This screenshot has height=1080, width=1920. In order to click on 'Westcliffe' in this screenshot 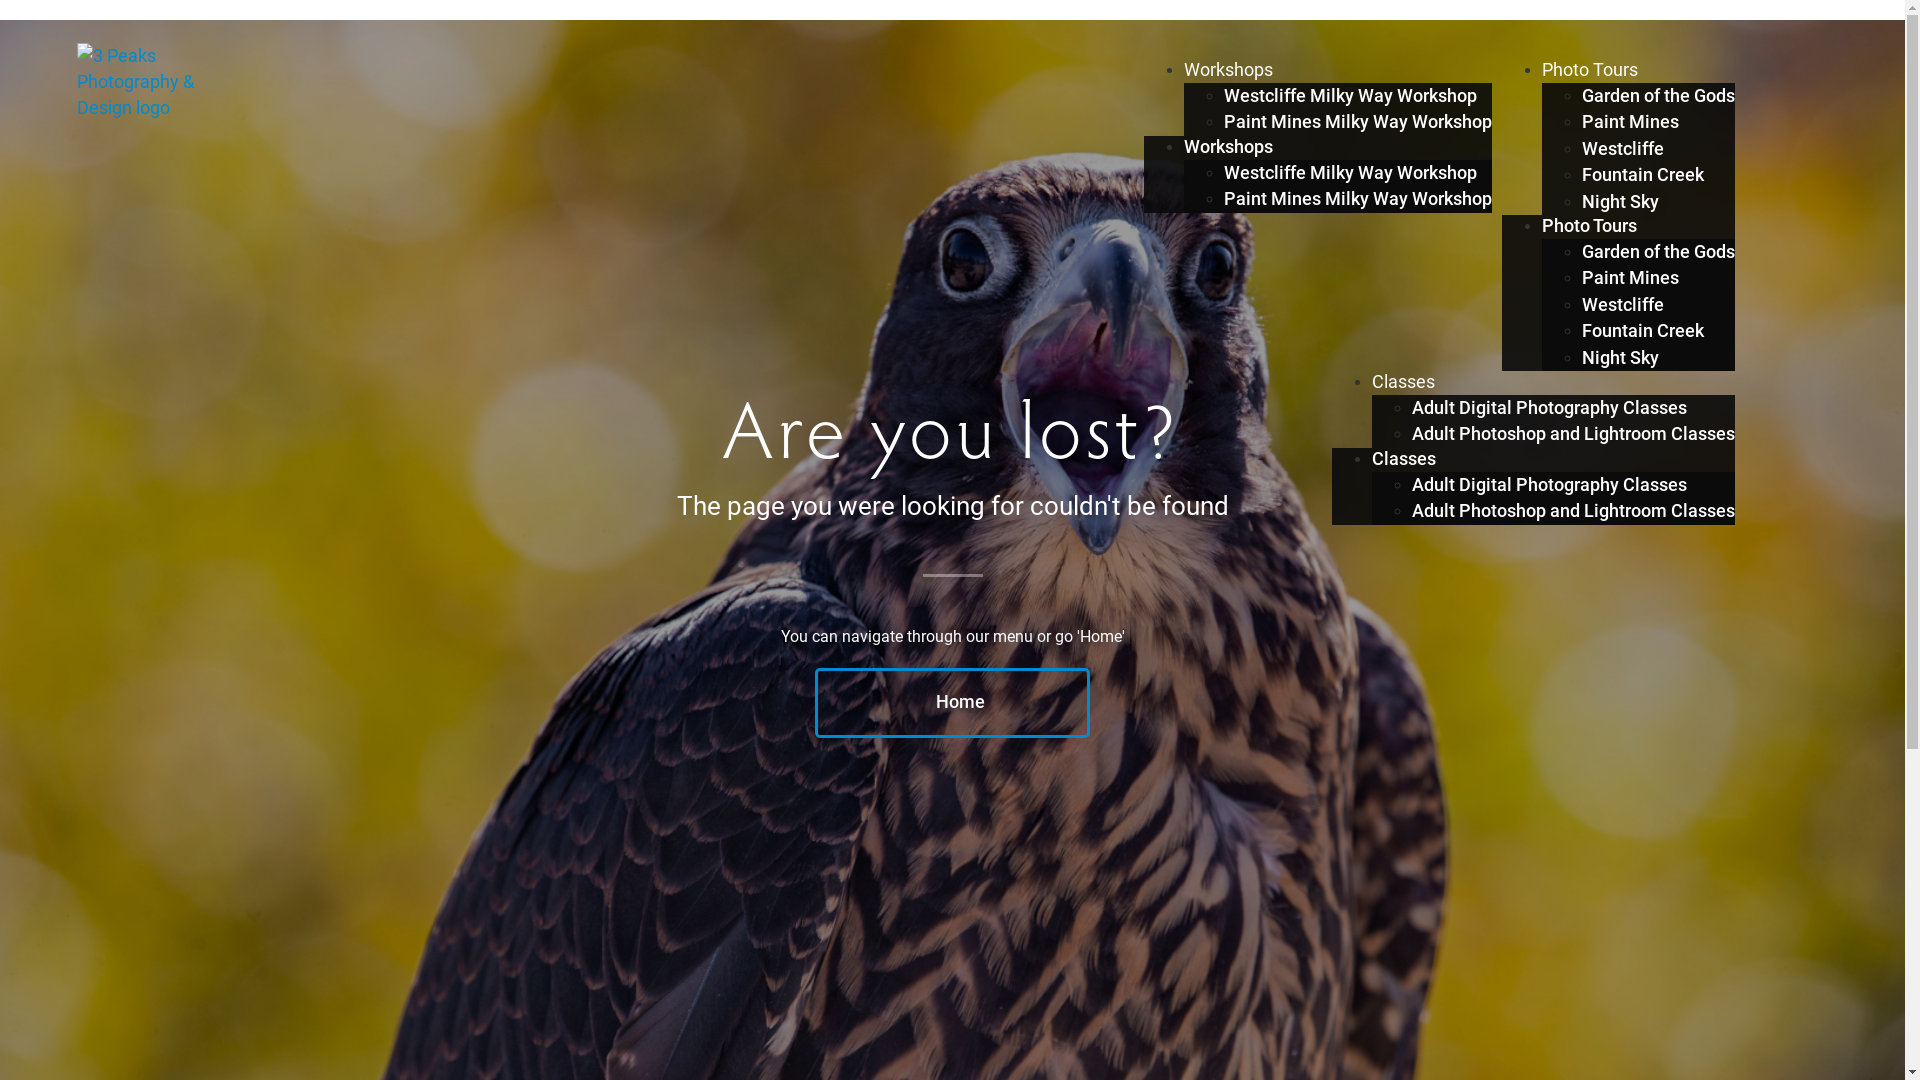, I will do `click(1622, 148)`.